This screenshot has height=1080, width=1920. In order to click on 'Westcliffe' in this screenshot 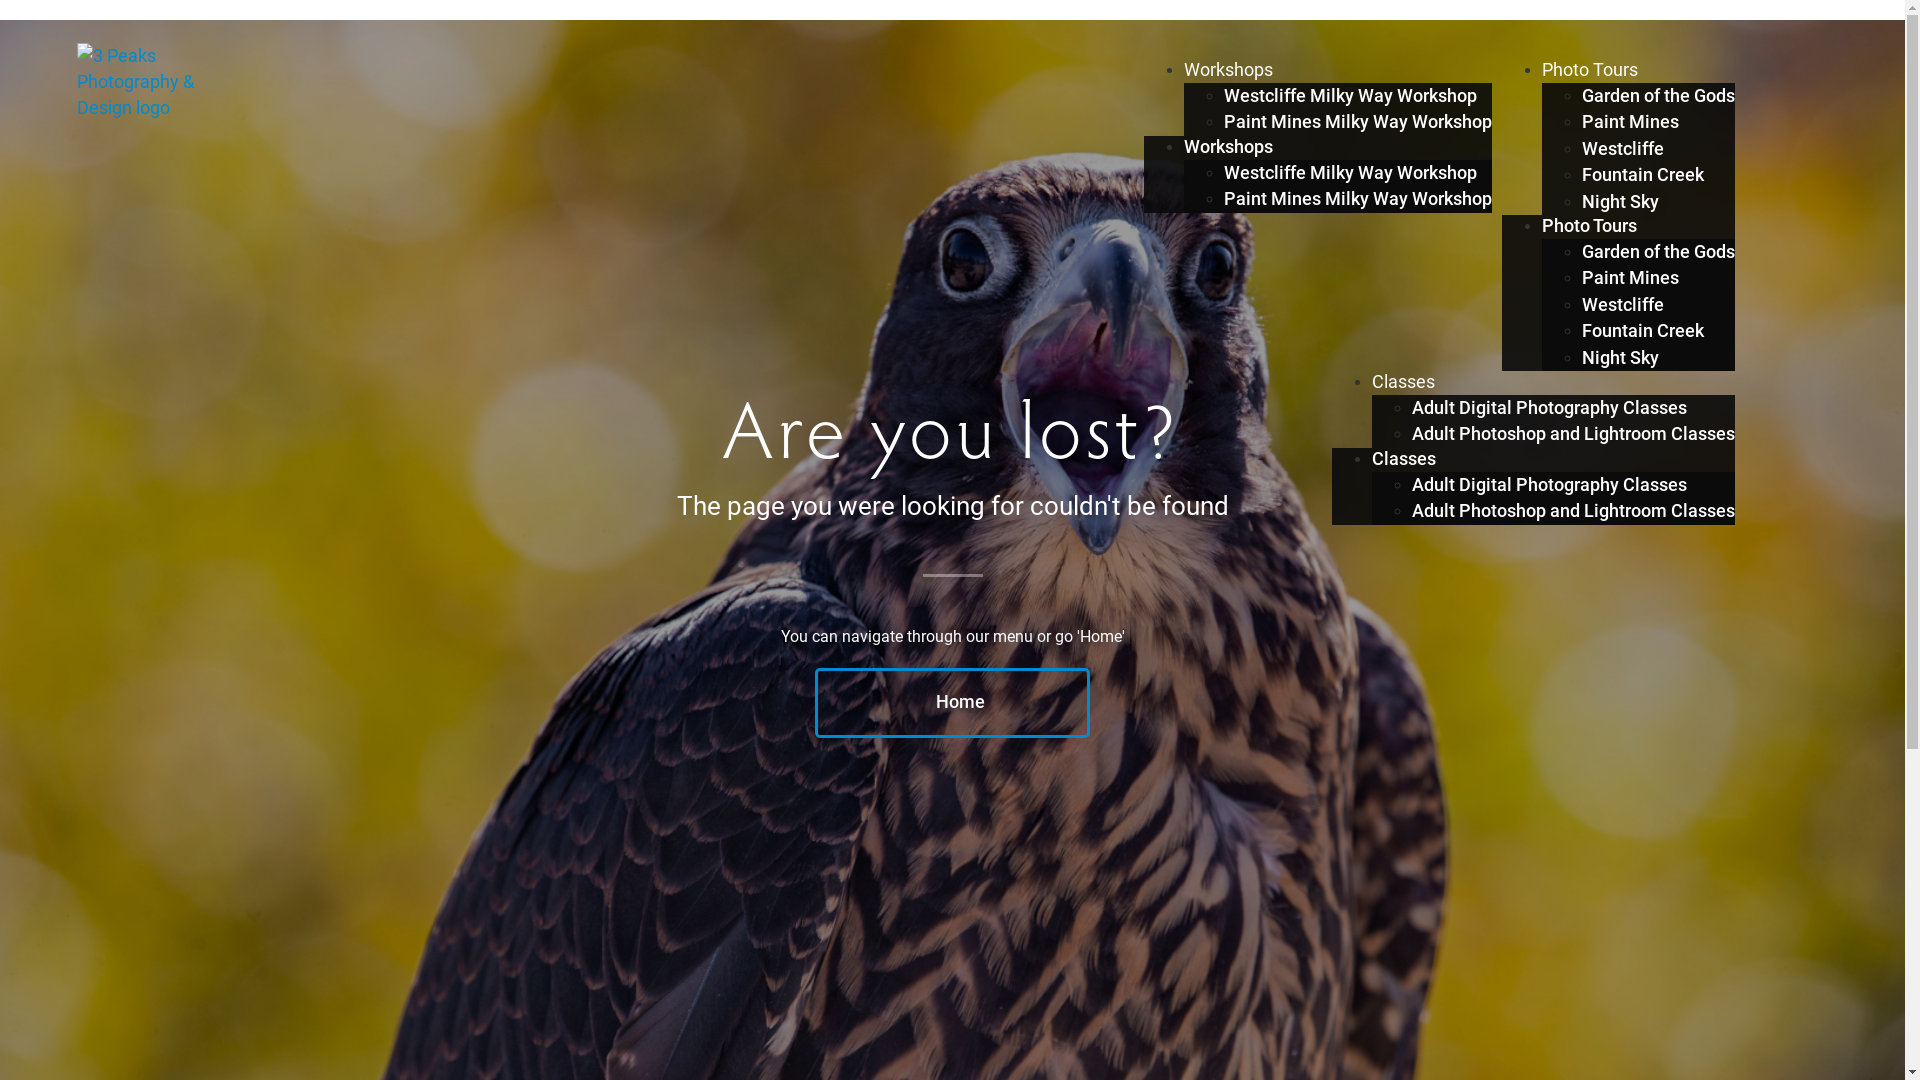, I will do `click(1622, 148)`.